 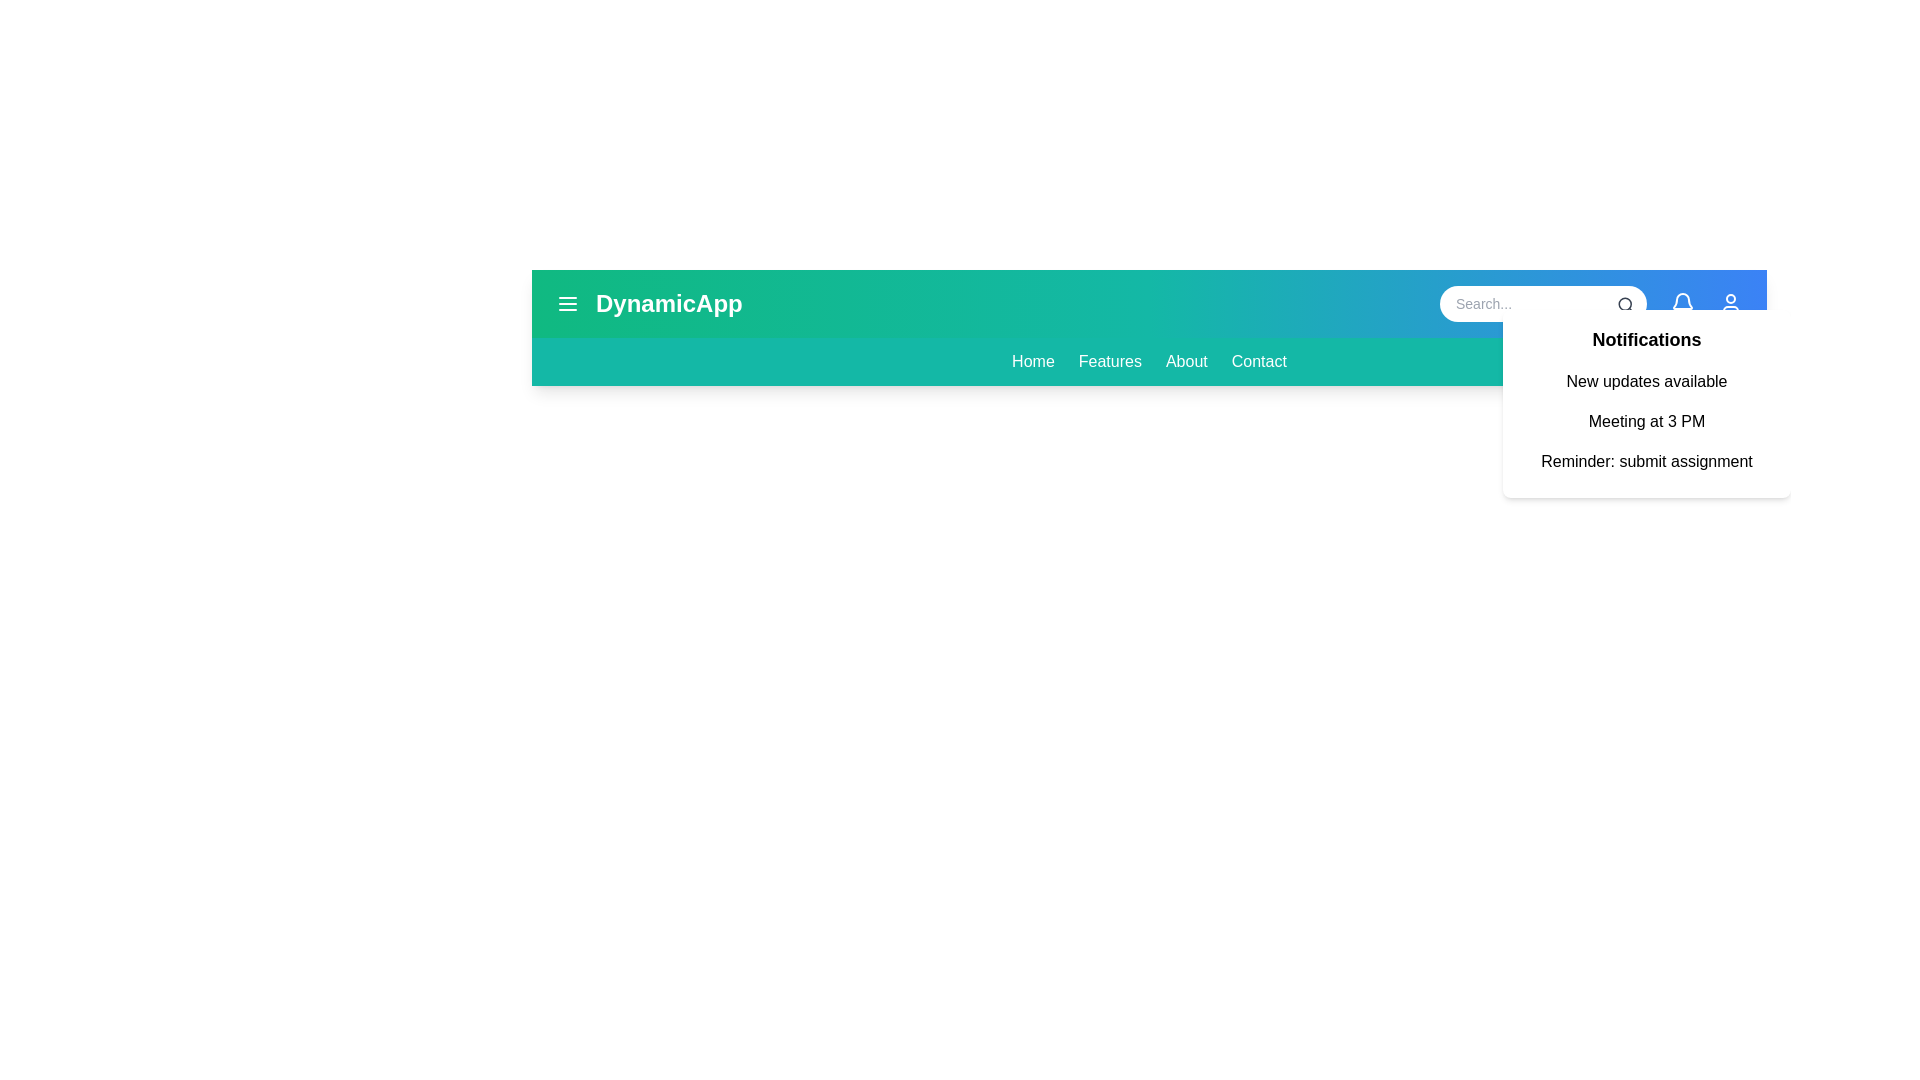 I want to click on the menu icon to toggle the navigation menu visibility, so click(x=566, y=304).